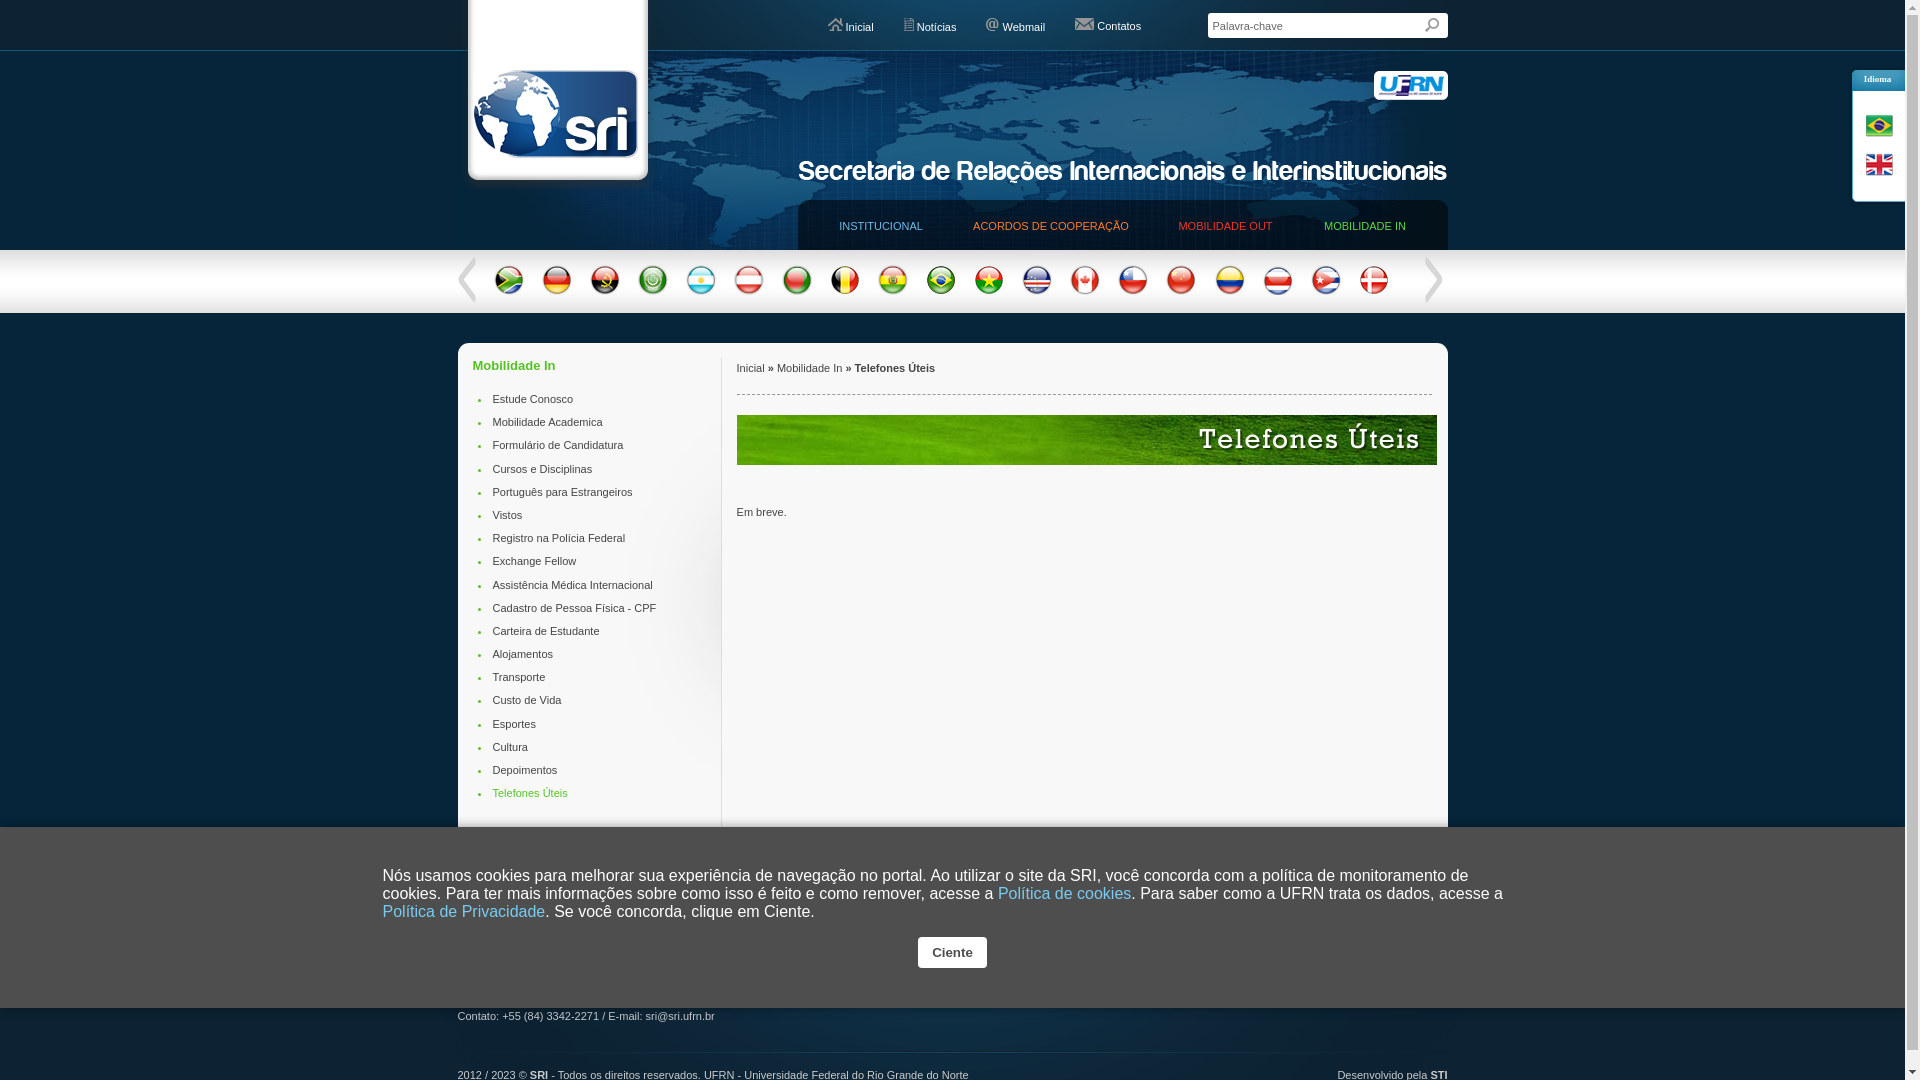 The height and width of the screenshot is (1080, 1920). What do you see at coordinates (951, 951) in the screenshot?
I see `'Ciente'` at bounding box center [951, 951].